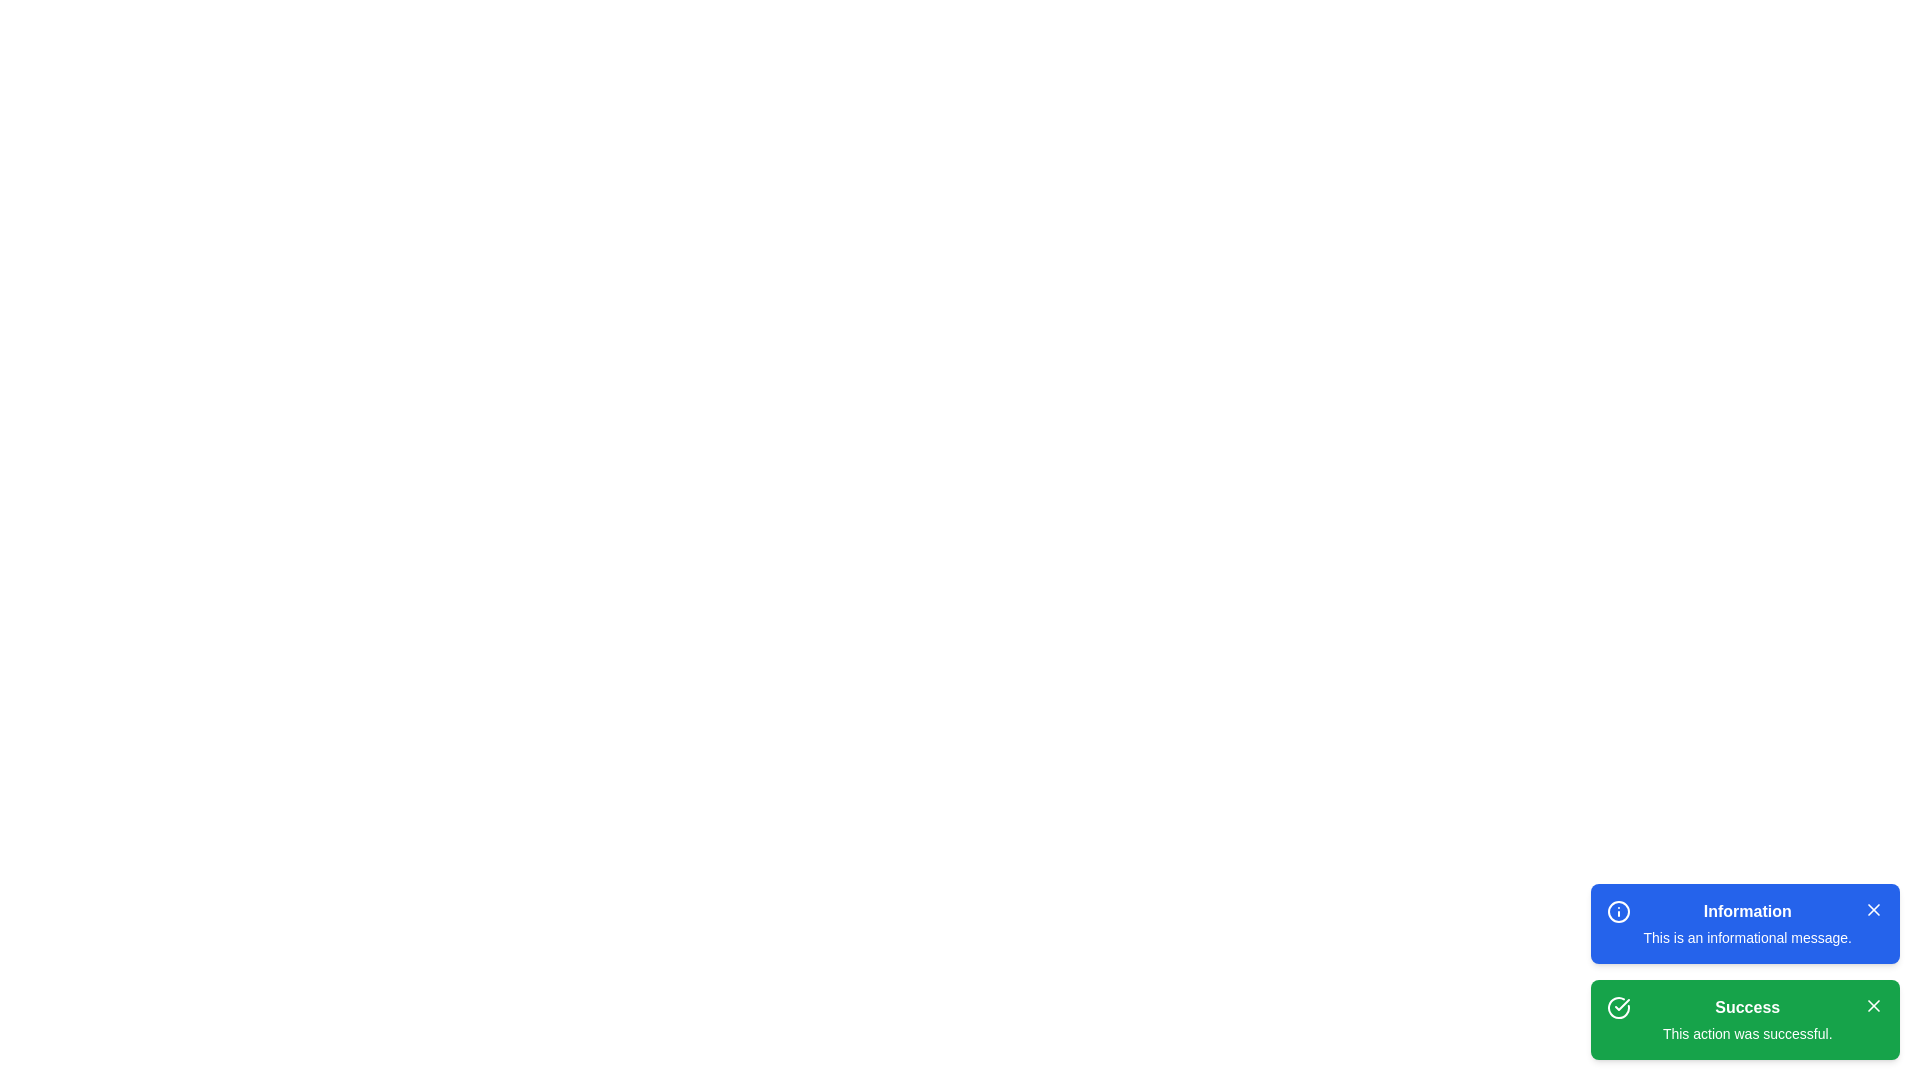 This screenshot has height=1080, width=1920. Describe the element at coordinates (1872, 910) in the screenshot. I see `the close button located at the top-right corner of the blue 'Information' notification box` at that location.